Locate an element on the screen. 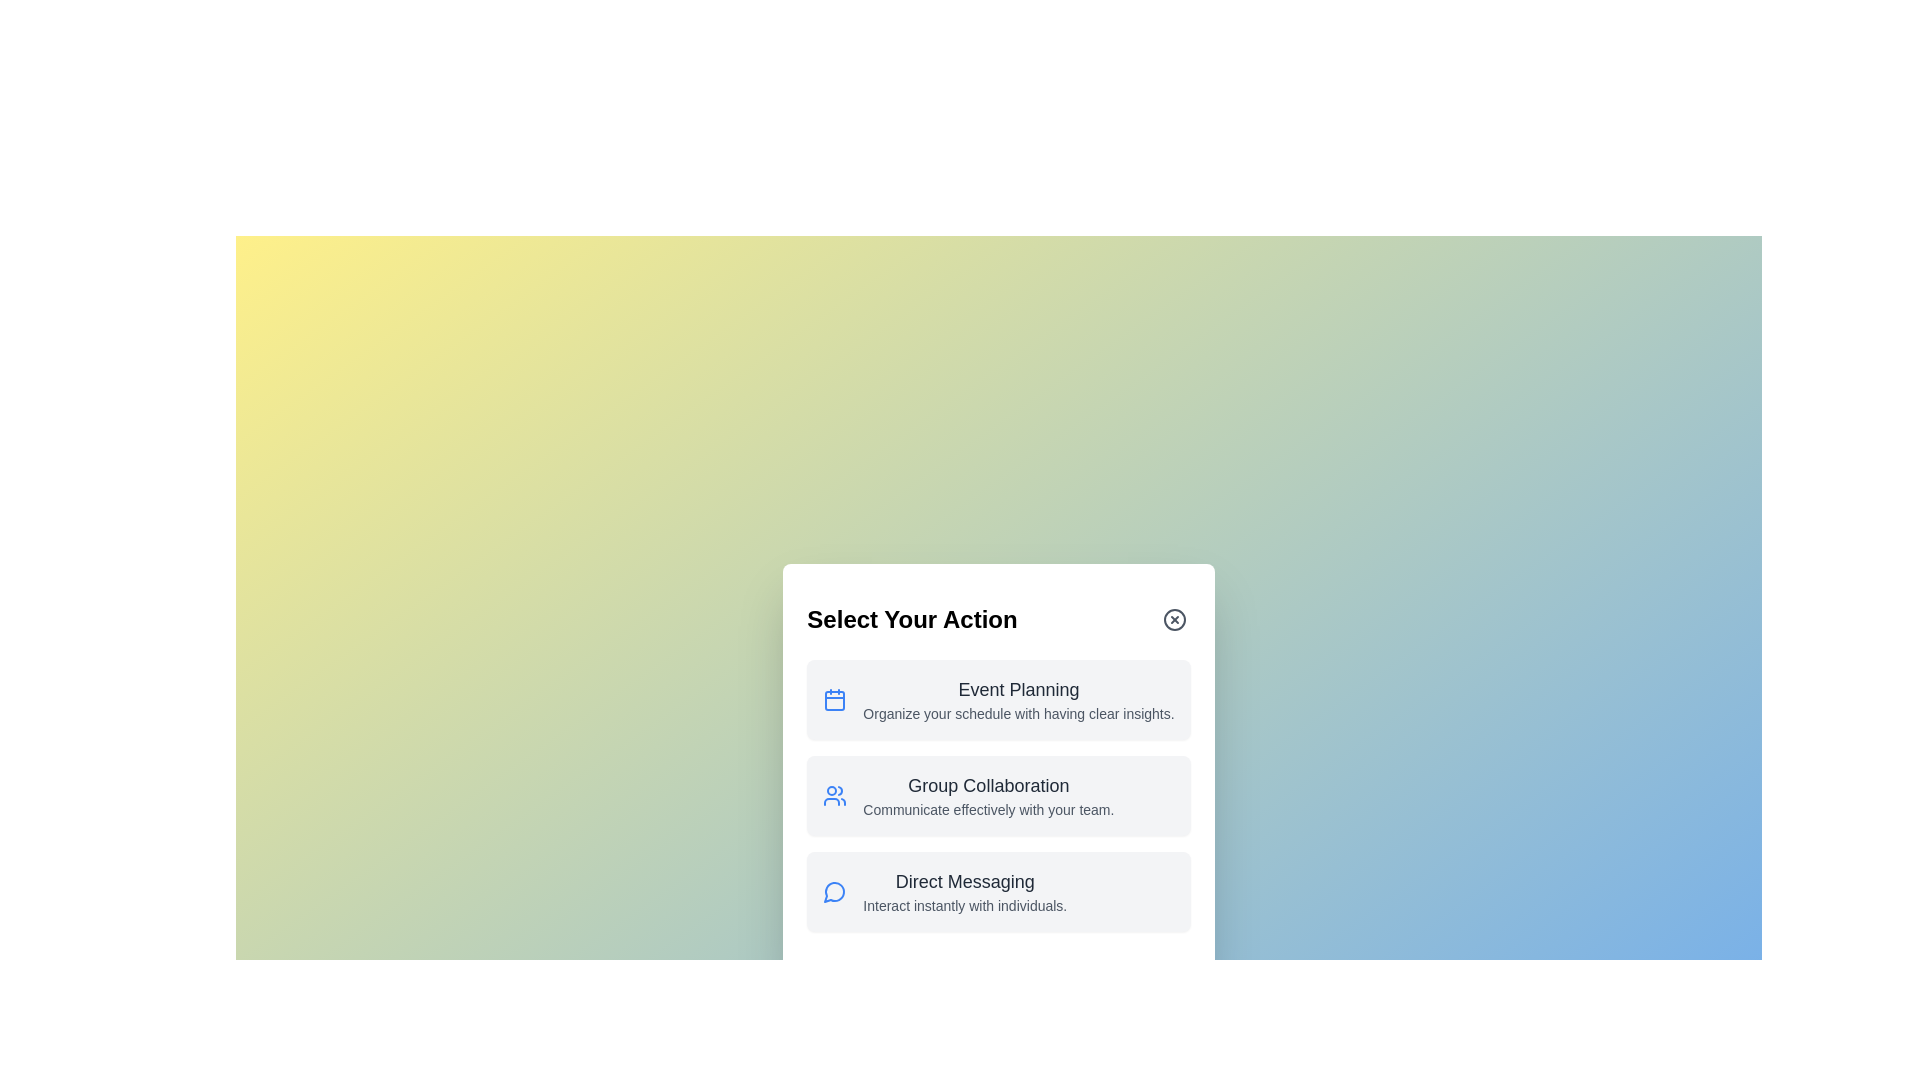  the card corresponding to Event Planning is located at coordinates (998, 698).